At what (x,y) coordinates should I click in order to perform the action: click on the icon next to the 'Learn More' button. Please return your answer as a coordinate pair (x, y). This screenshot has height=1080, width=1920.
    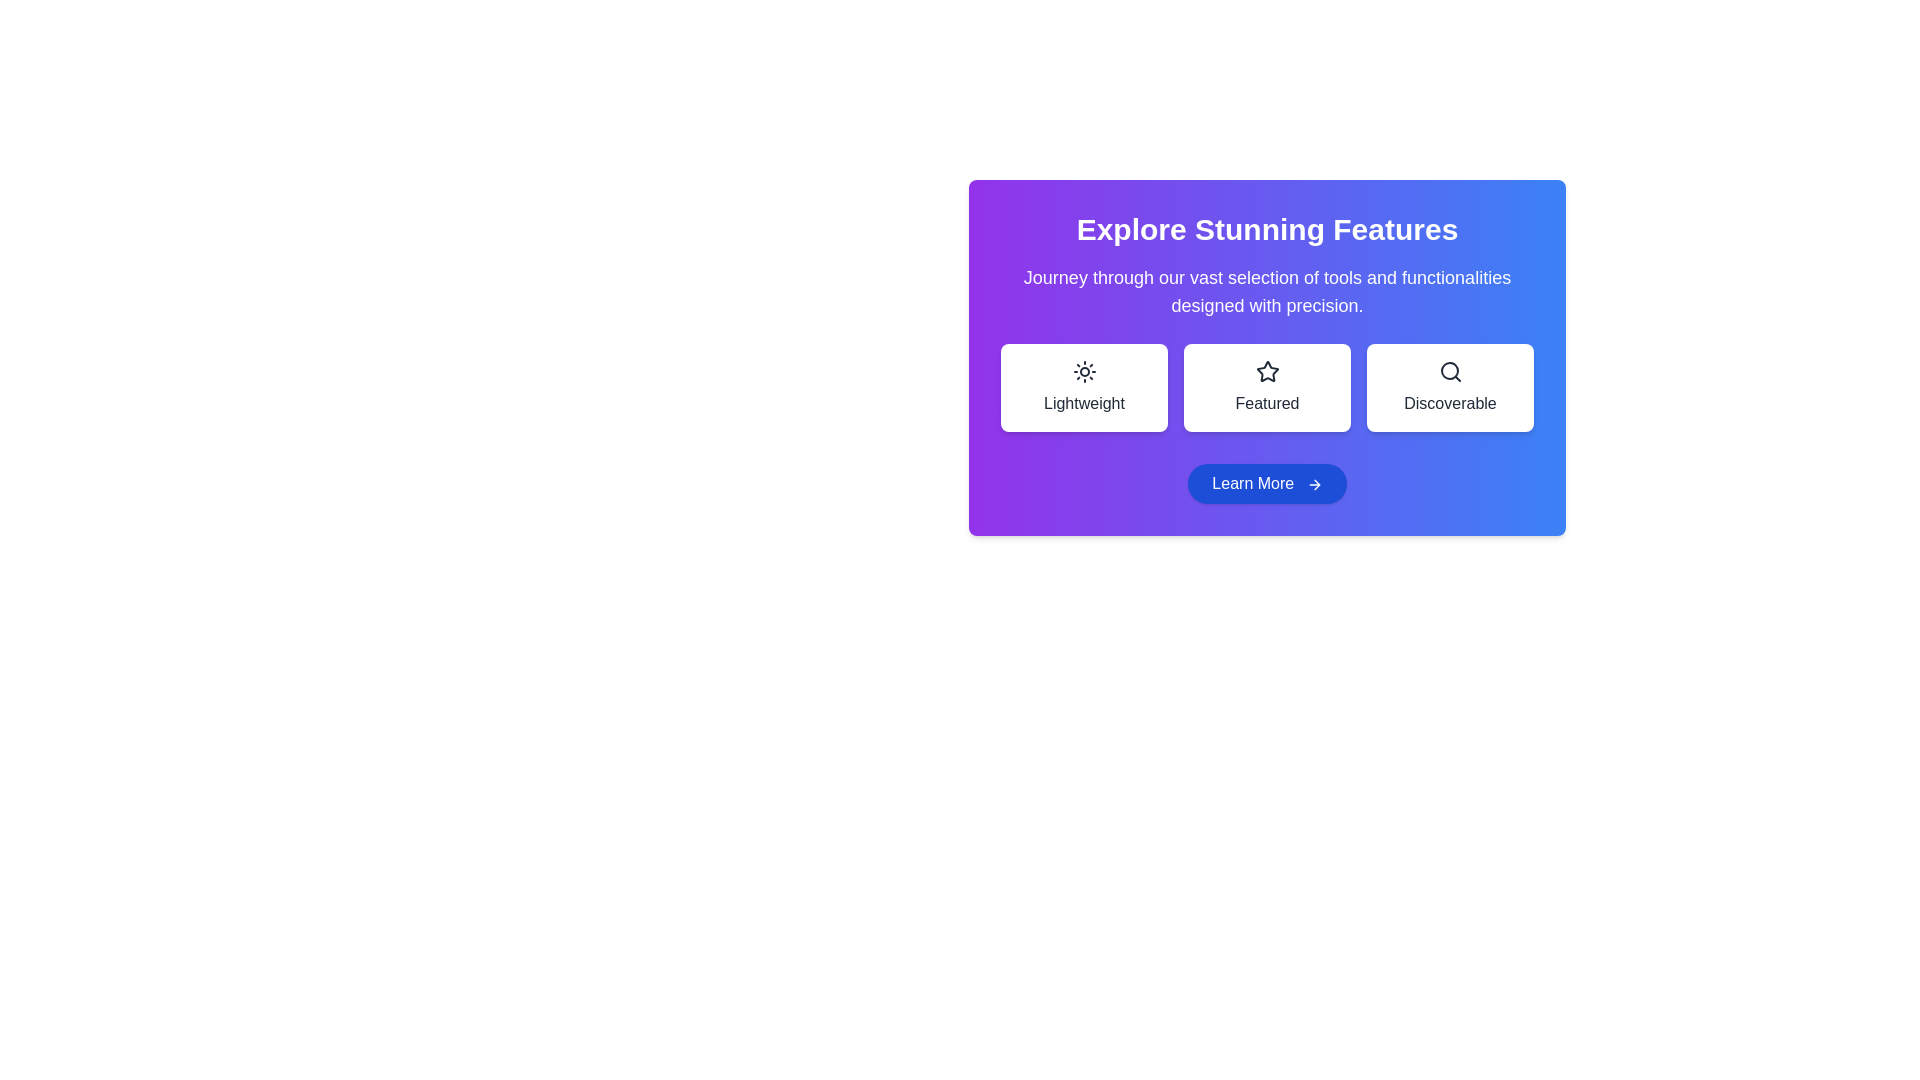
    Looking at the image, I should click on (1314, 484).